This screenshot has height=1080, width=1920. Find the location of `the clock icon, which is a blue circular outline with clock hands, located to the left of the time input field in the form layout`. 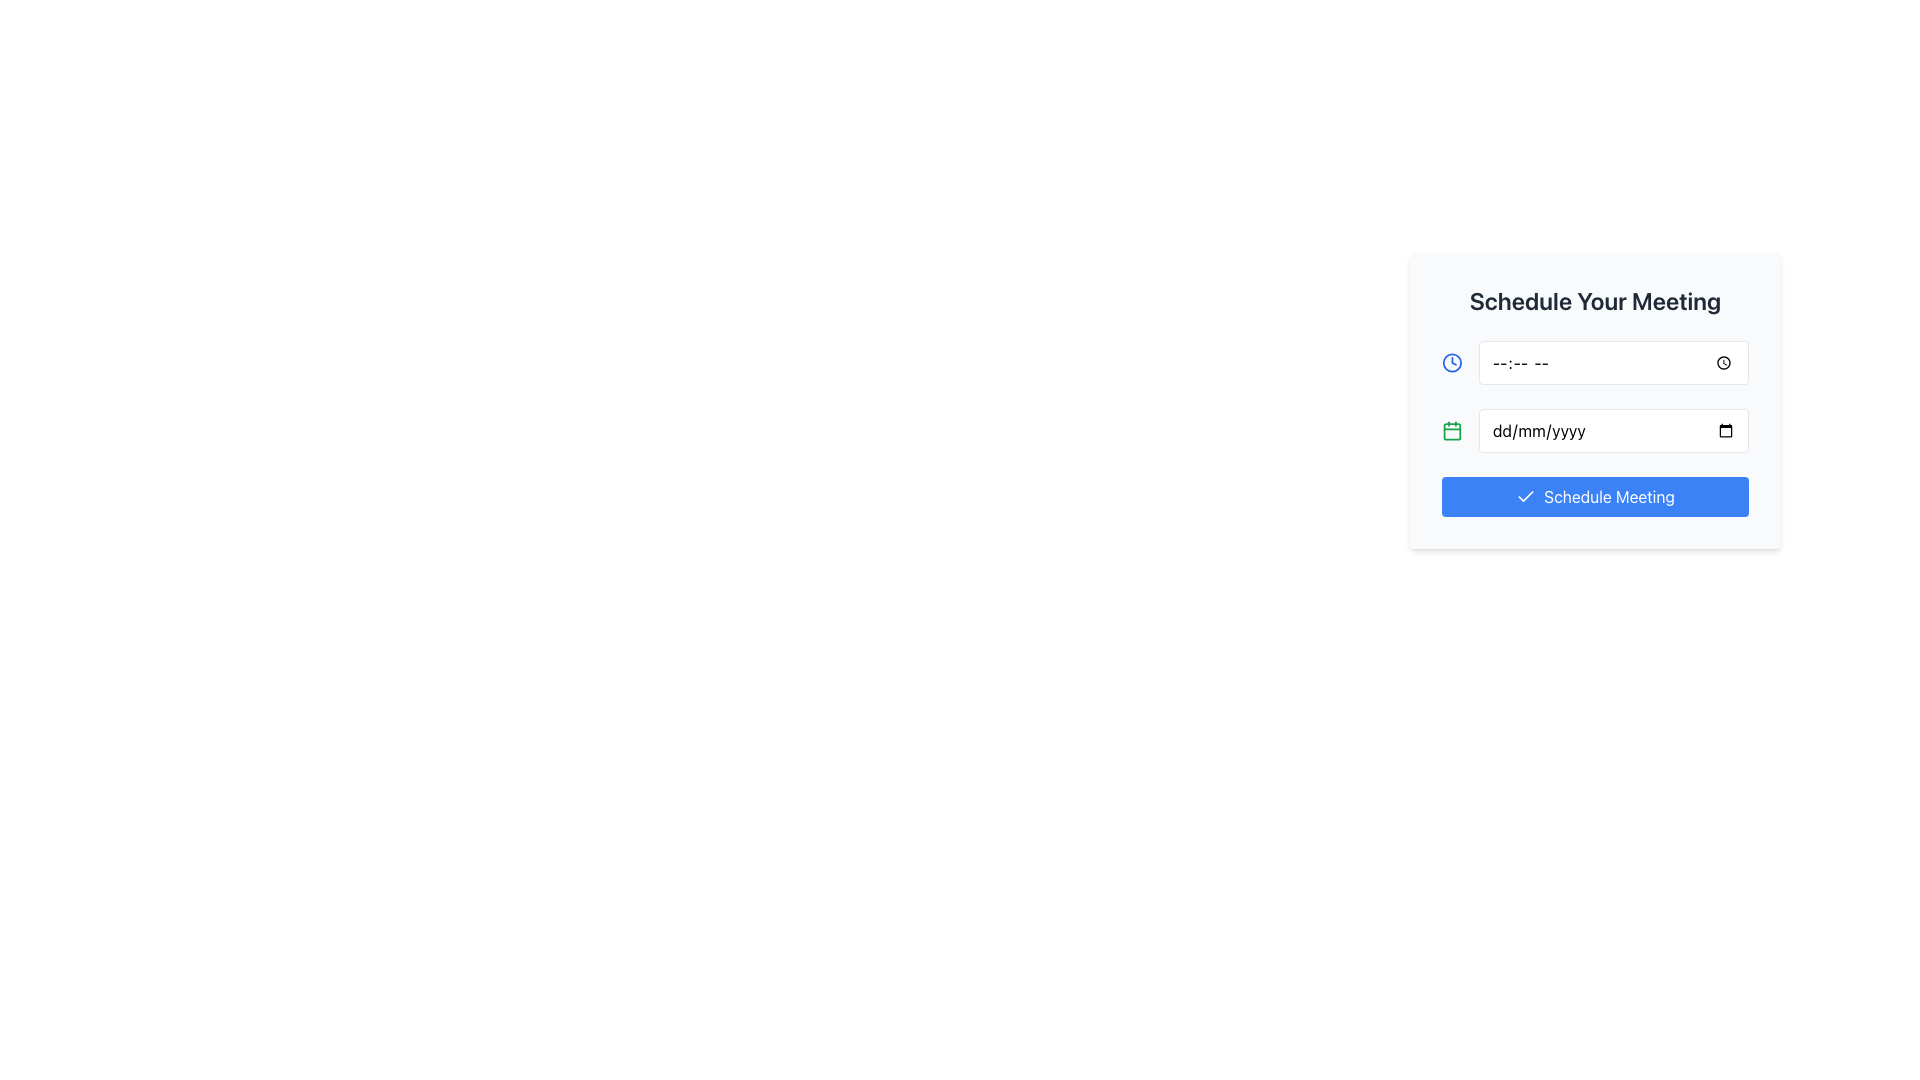

the clock icon, which is a blue circular outline with clock hands, located to the left of the time input field in the form layout is located at coordinates (1452, 362).